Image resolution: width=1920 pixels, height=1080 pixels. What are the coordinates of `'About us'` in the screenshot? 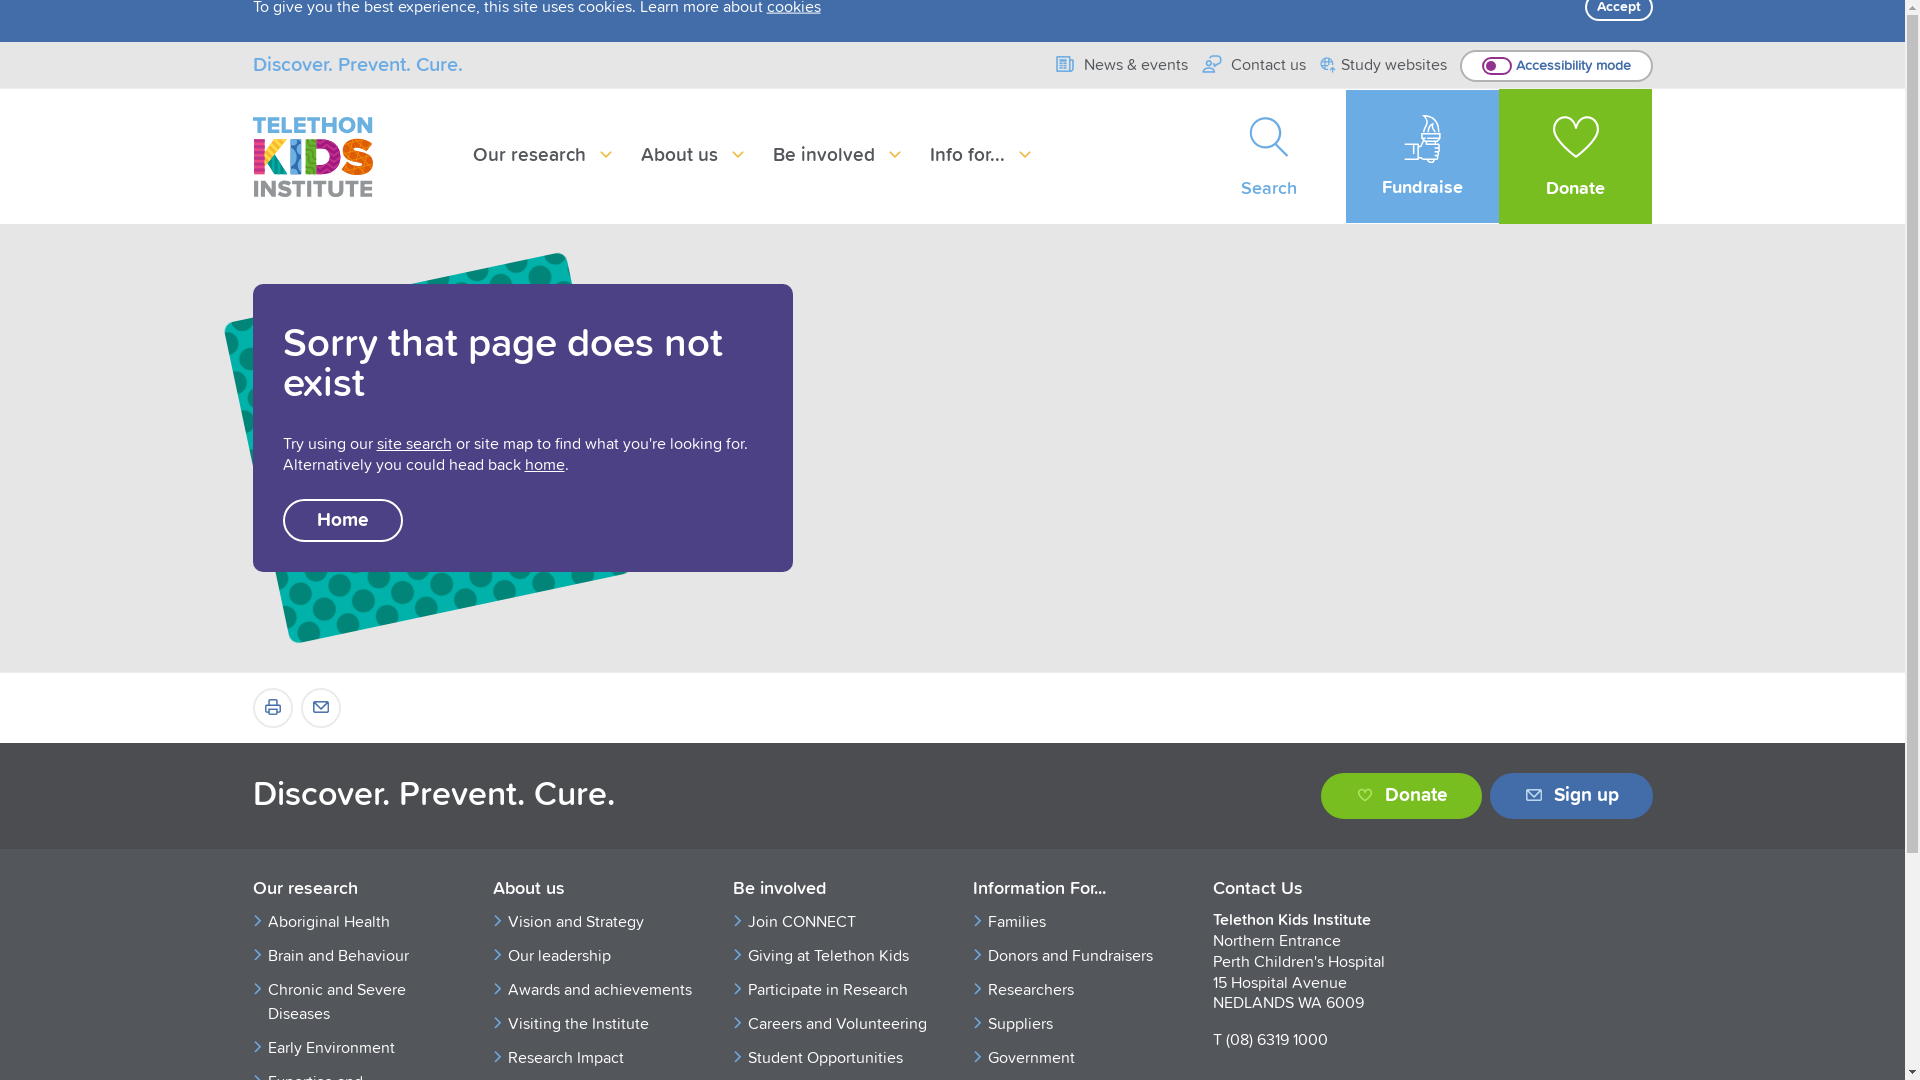 It's located at (693, 154).